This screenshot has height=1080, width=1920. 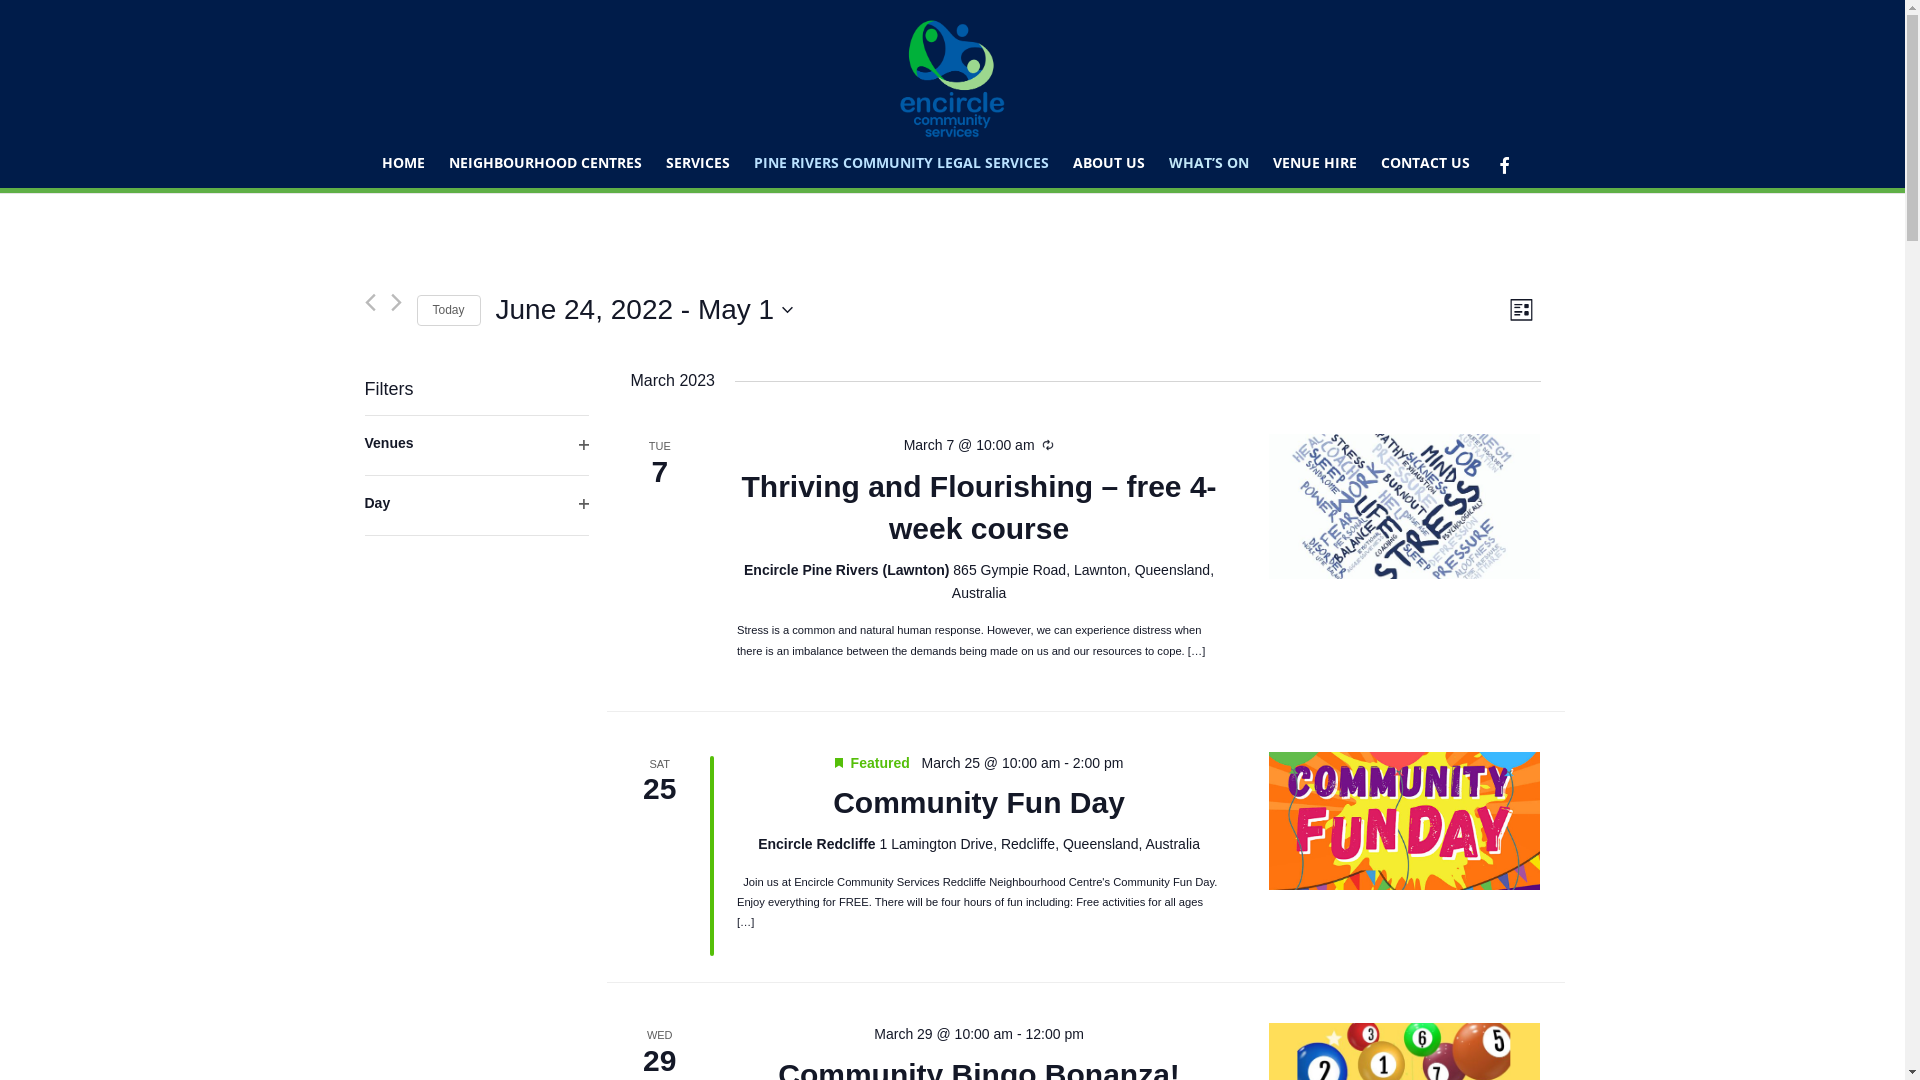 I want to click on 'Next Events', so click(x=395, y=302).